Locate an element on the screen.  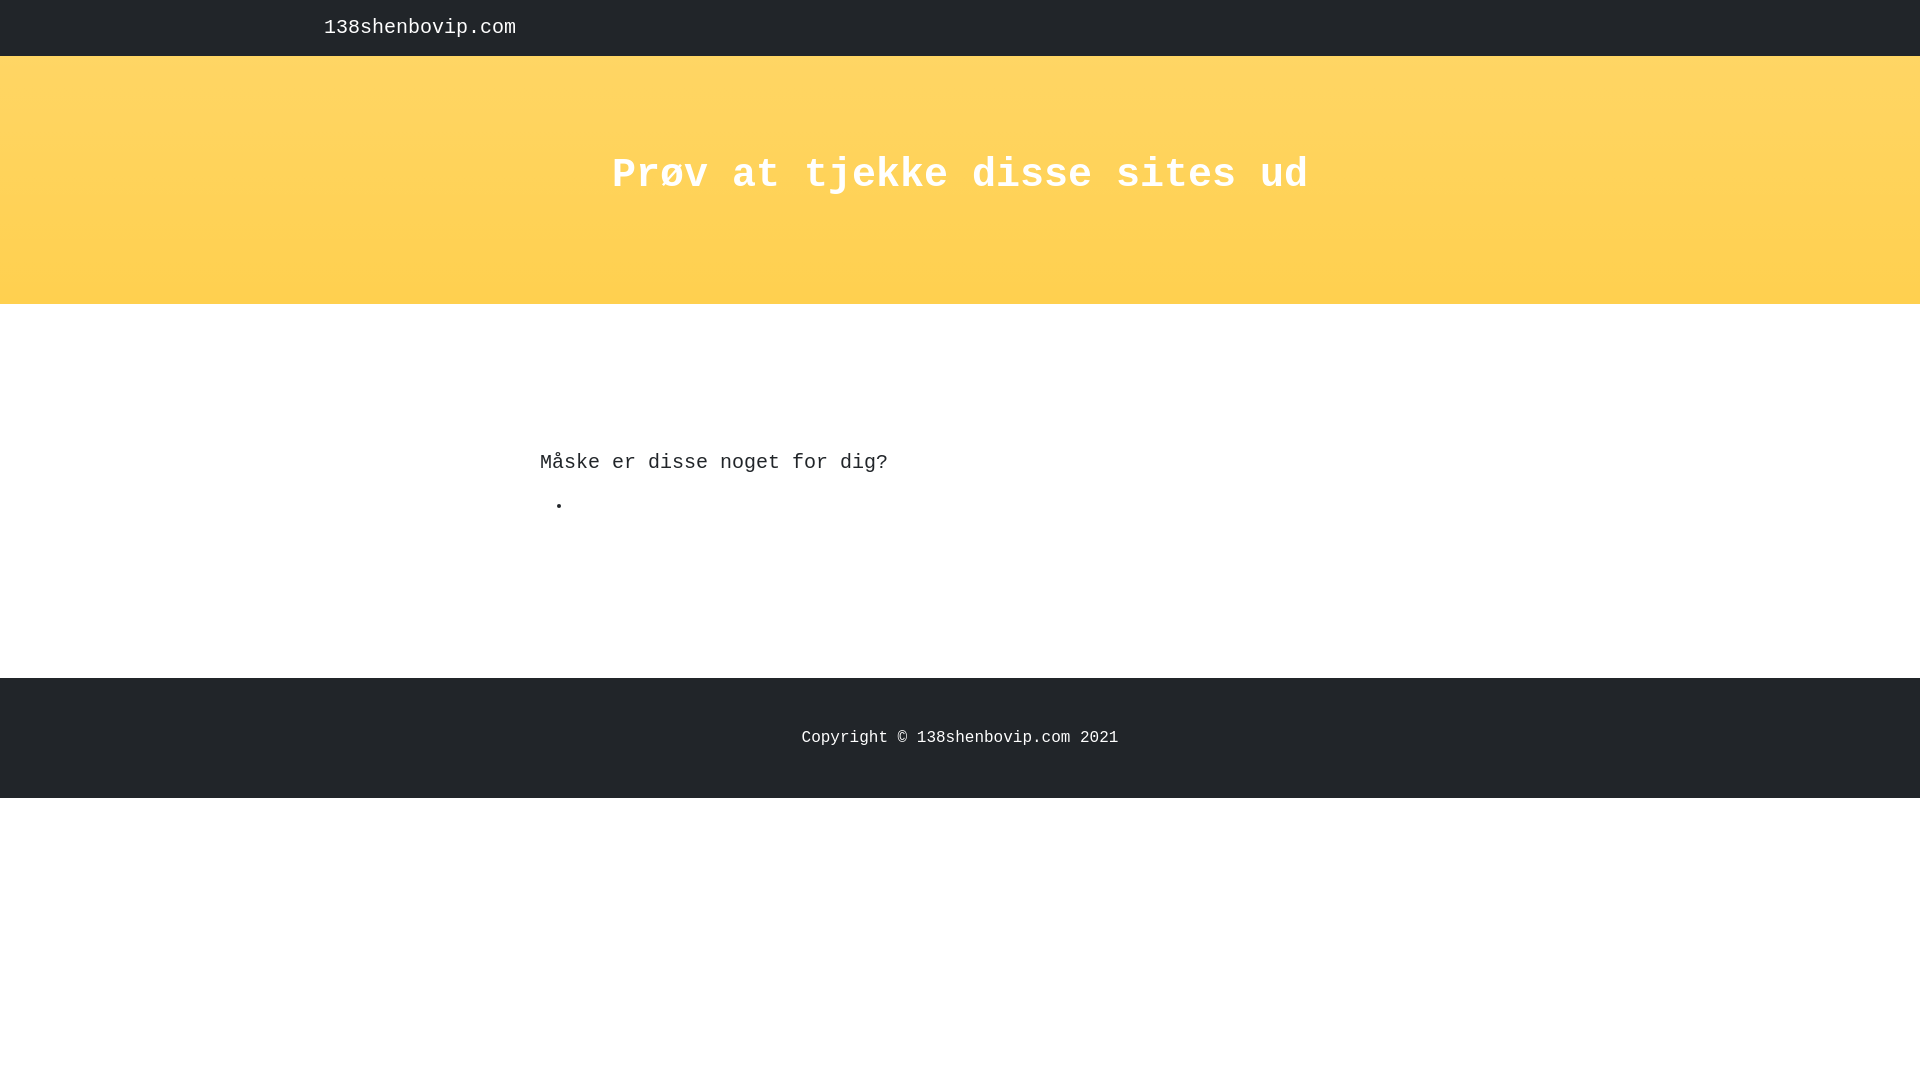
'138shenbovip.com' is located at coordinates (419, 27).